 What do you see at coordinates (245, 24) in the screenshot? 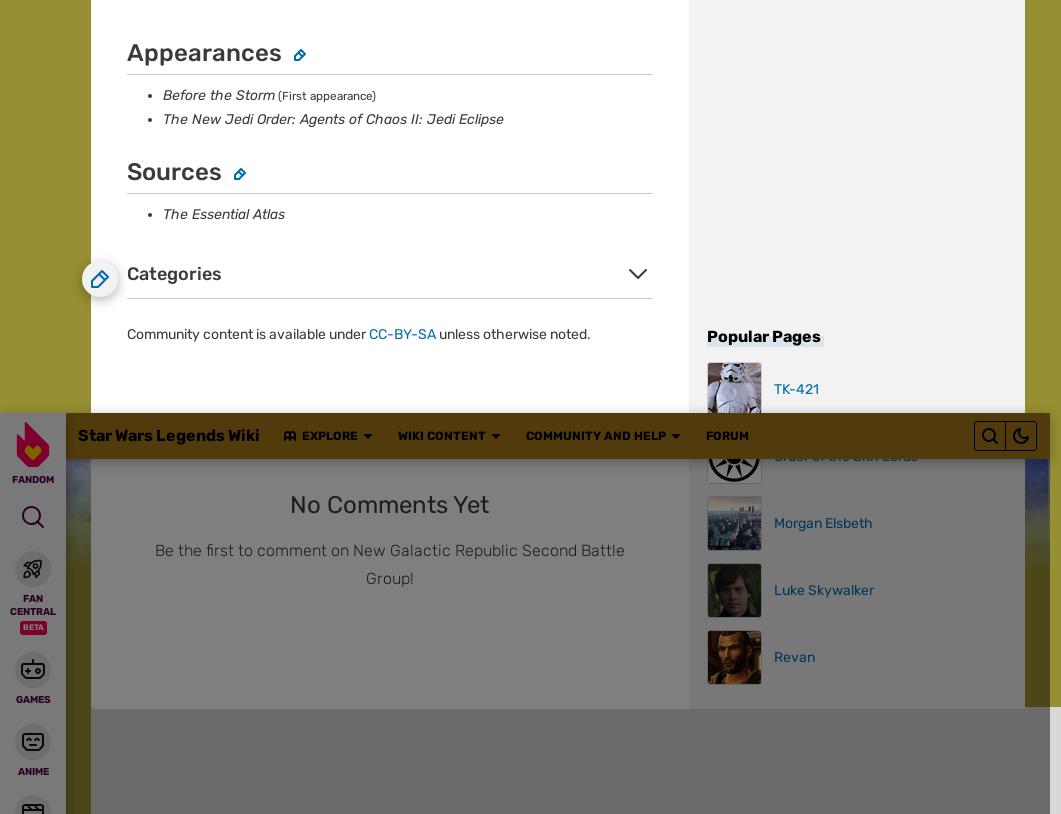
I see `'Luke Skywalker'` at bounding box center [245, 24].